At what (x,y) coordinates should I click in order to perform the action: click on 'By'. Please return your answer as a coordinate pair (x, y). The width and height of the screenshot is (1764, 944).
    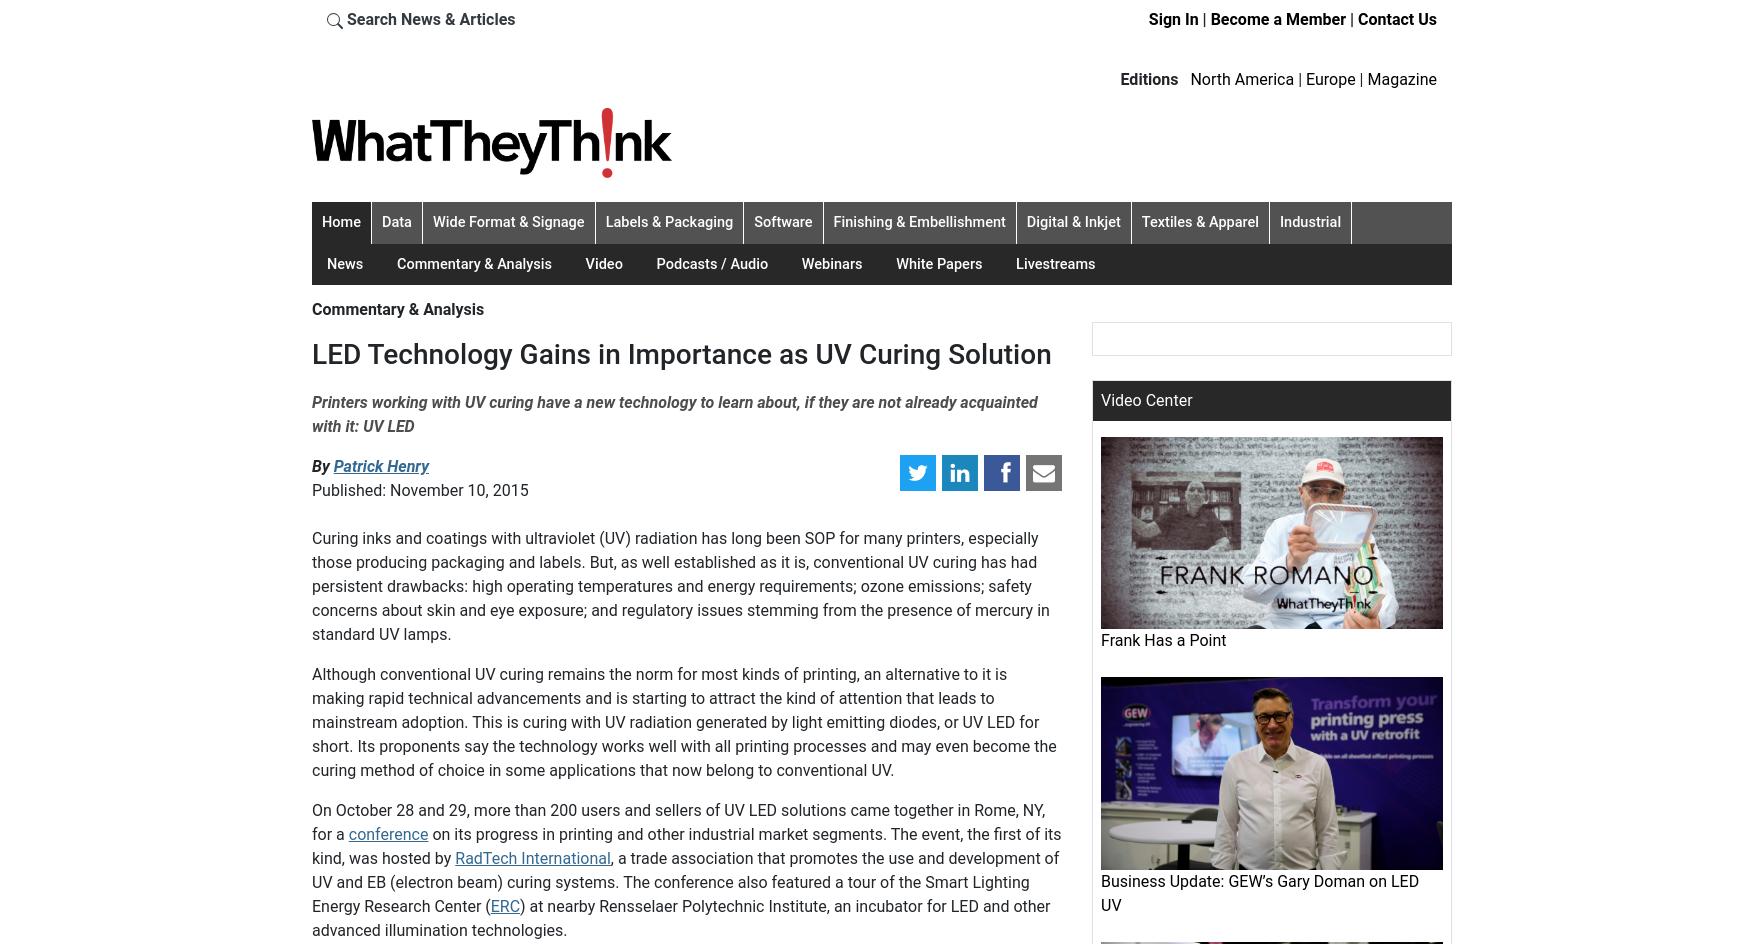
    Looking at the image, I should click on (322, 465).